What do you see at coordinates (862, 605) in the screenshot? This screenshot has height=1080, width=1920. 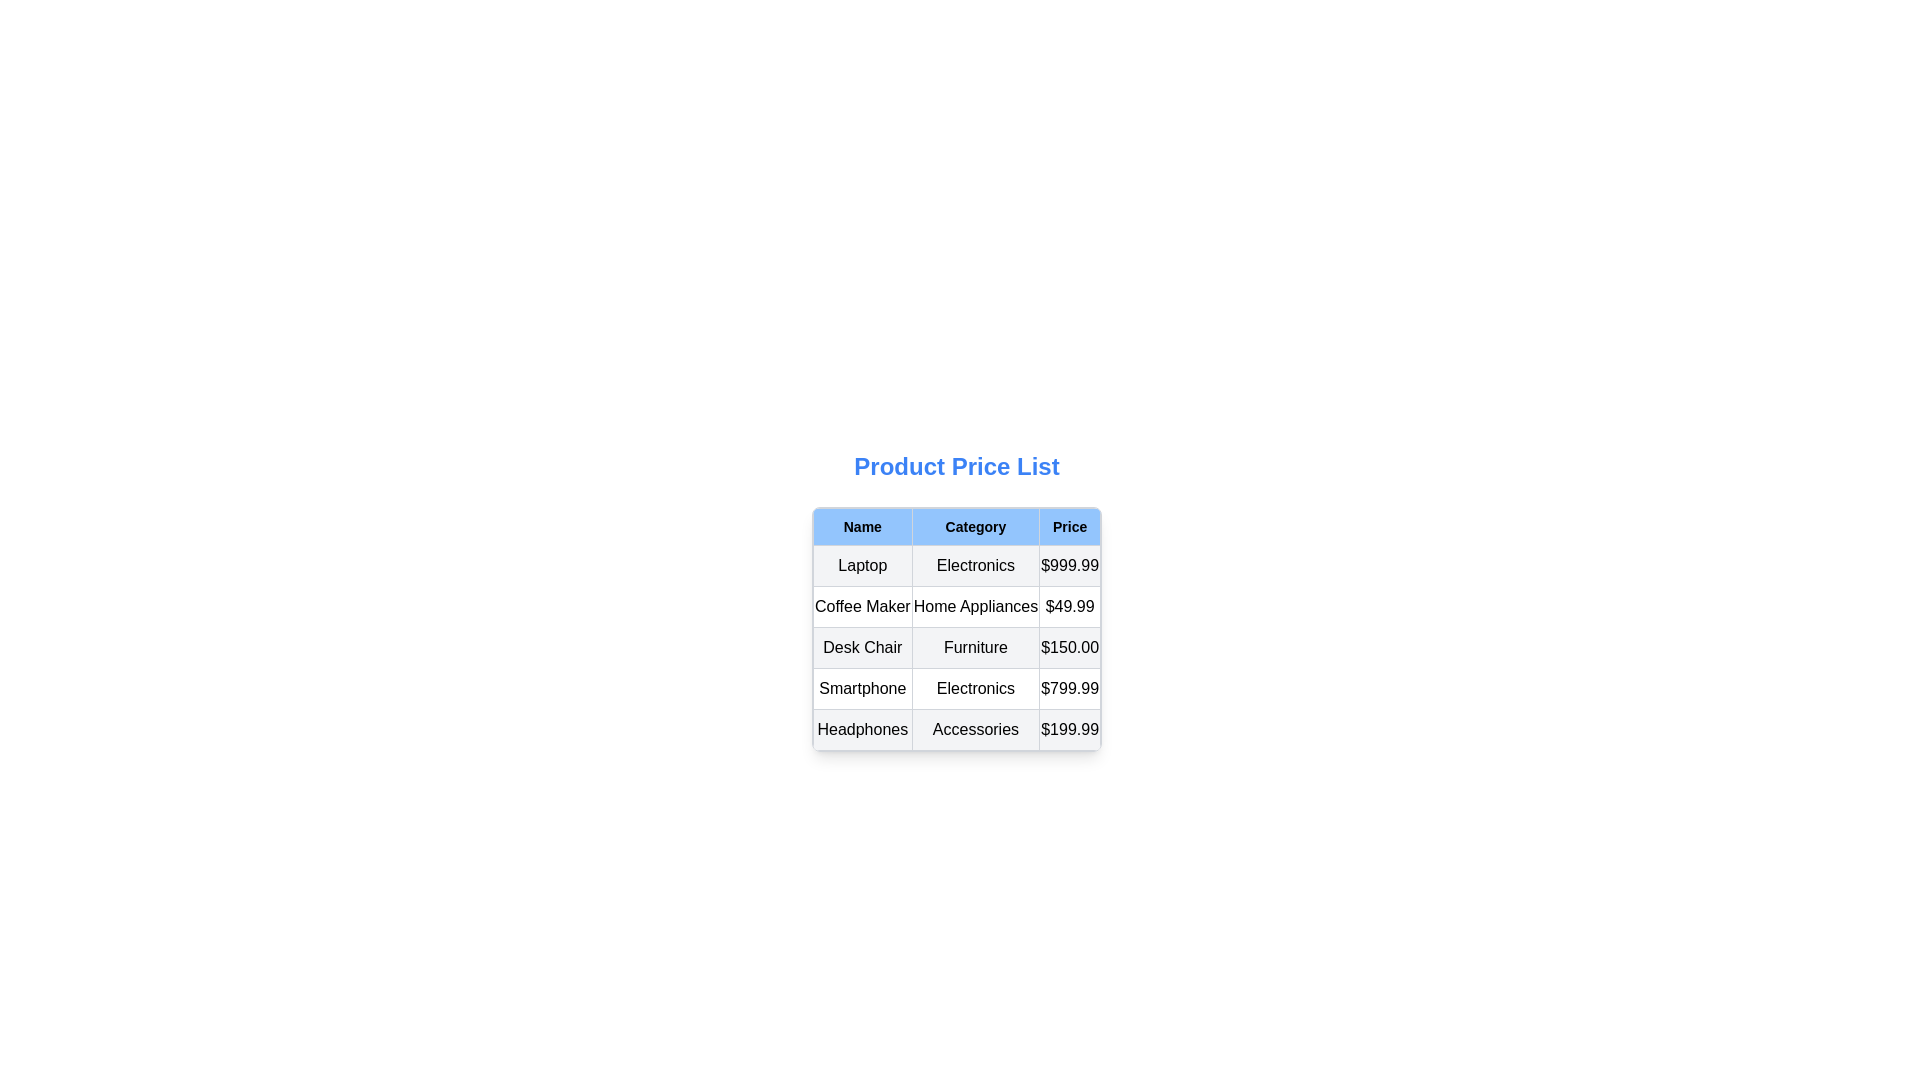 I see `the 'Coffee Maker' static text label located in the second row of the table under the 'Name' column, styled with a center-aligned text layout and bordered by a gray rectangle` at bounding box center [862, 605].